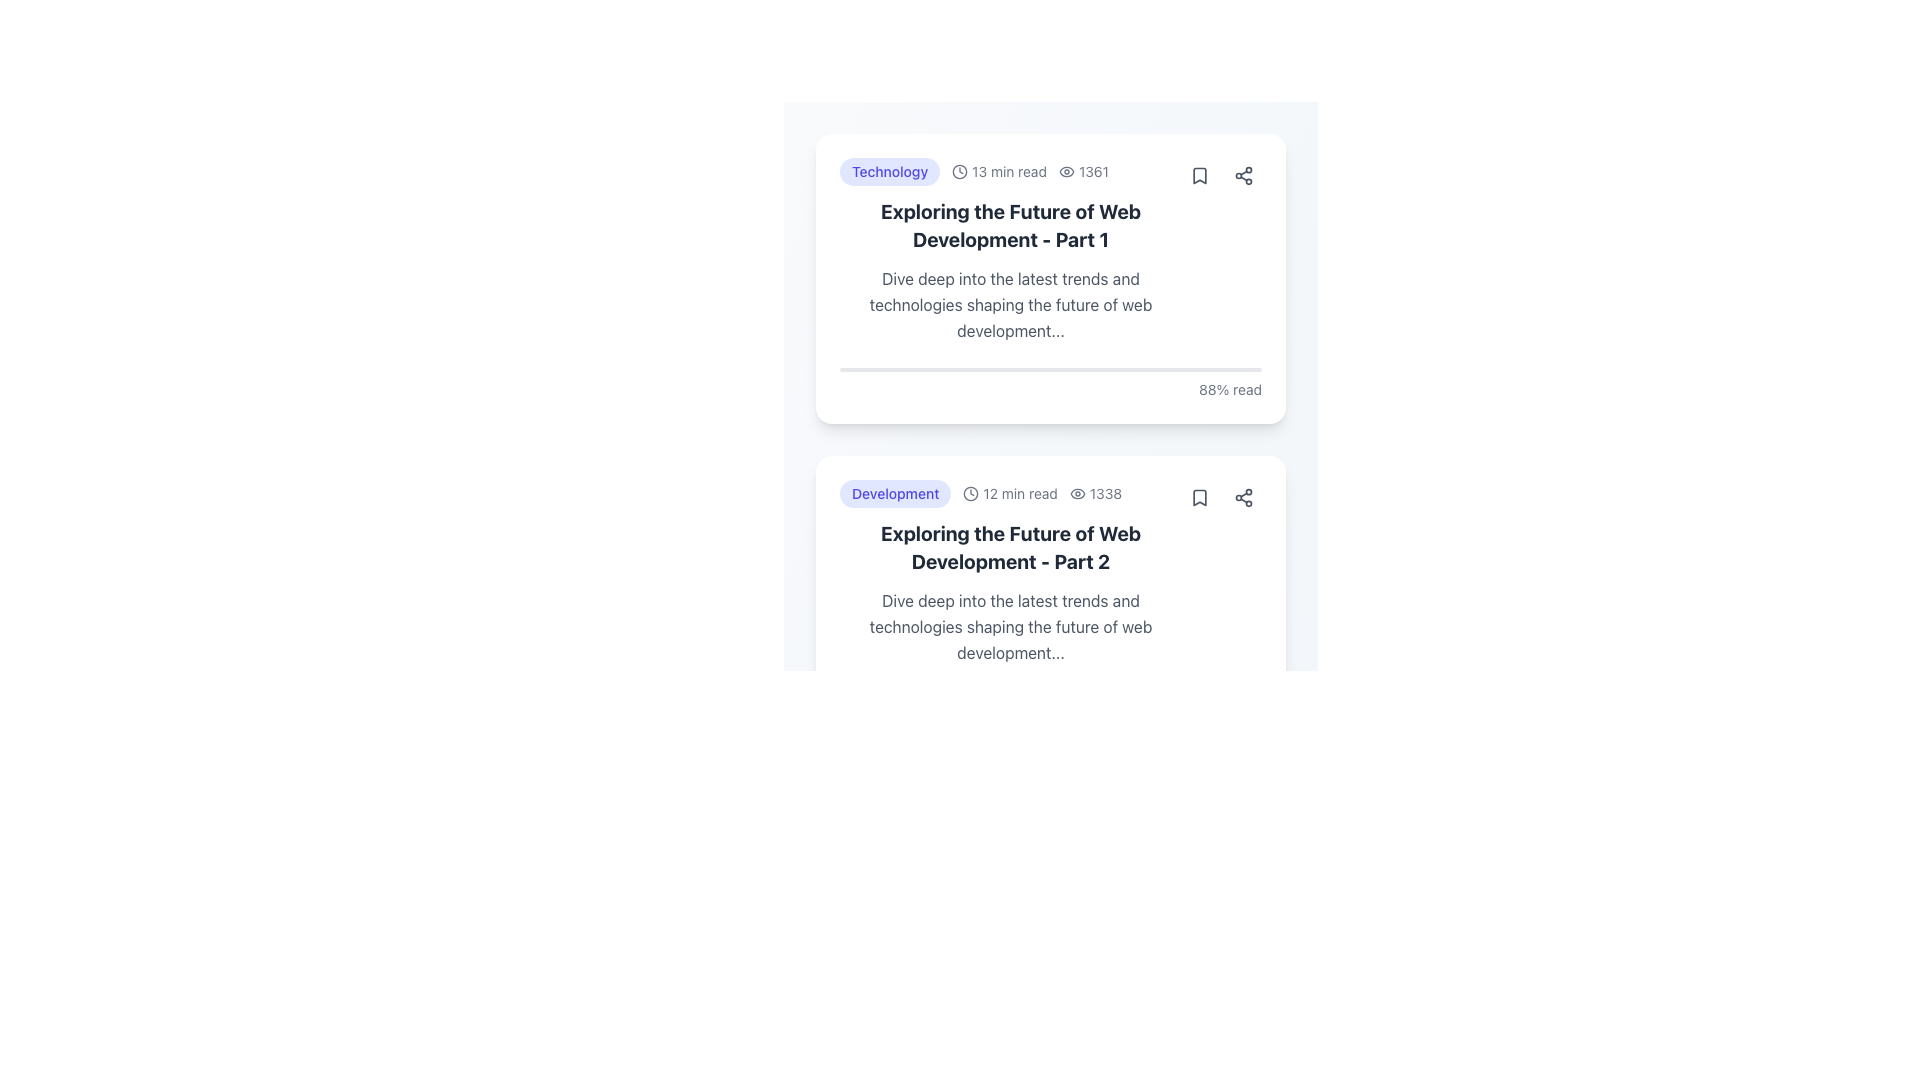  I want to click on the 'Development' metadata display group at the top of the card labeled 'Exploring the Future of Web Development - Part 2' to read the metadata information, so click(1011, 493).